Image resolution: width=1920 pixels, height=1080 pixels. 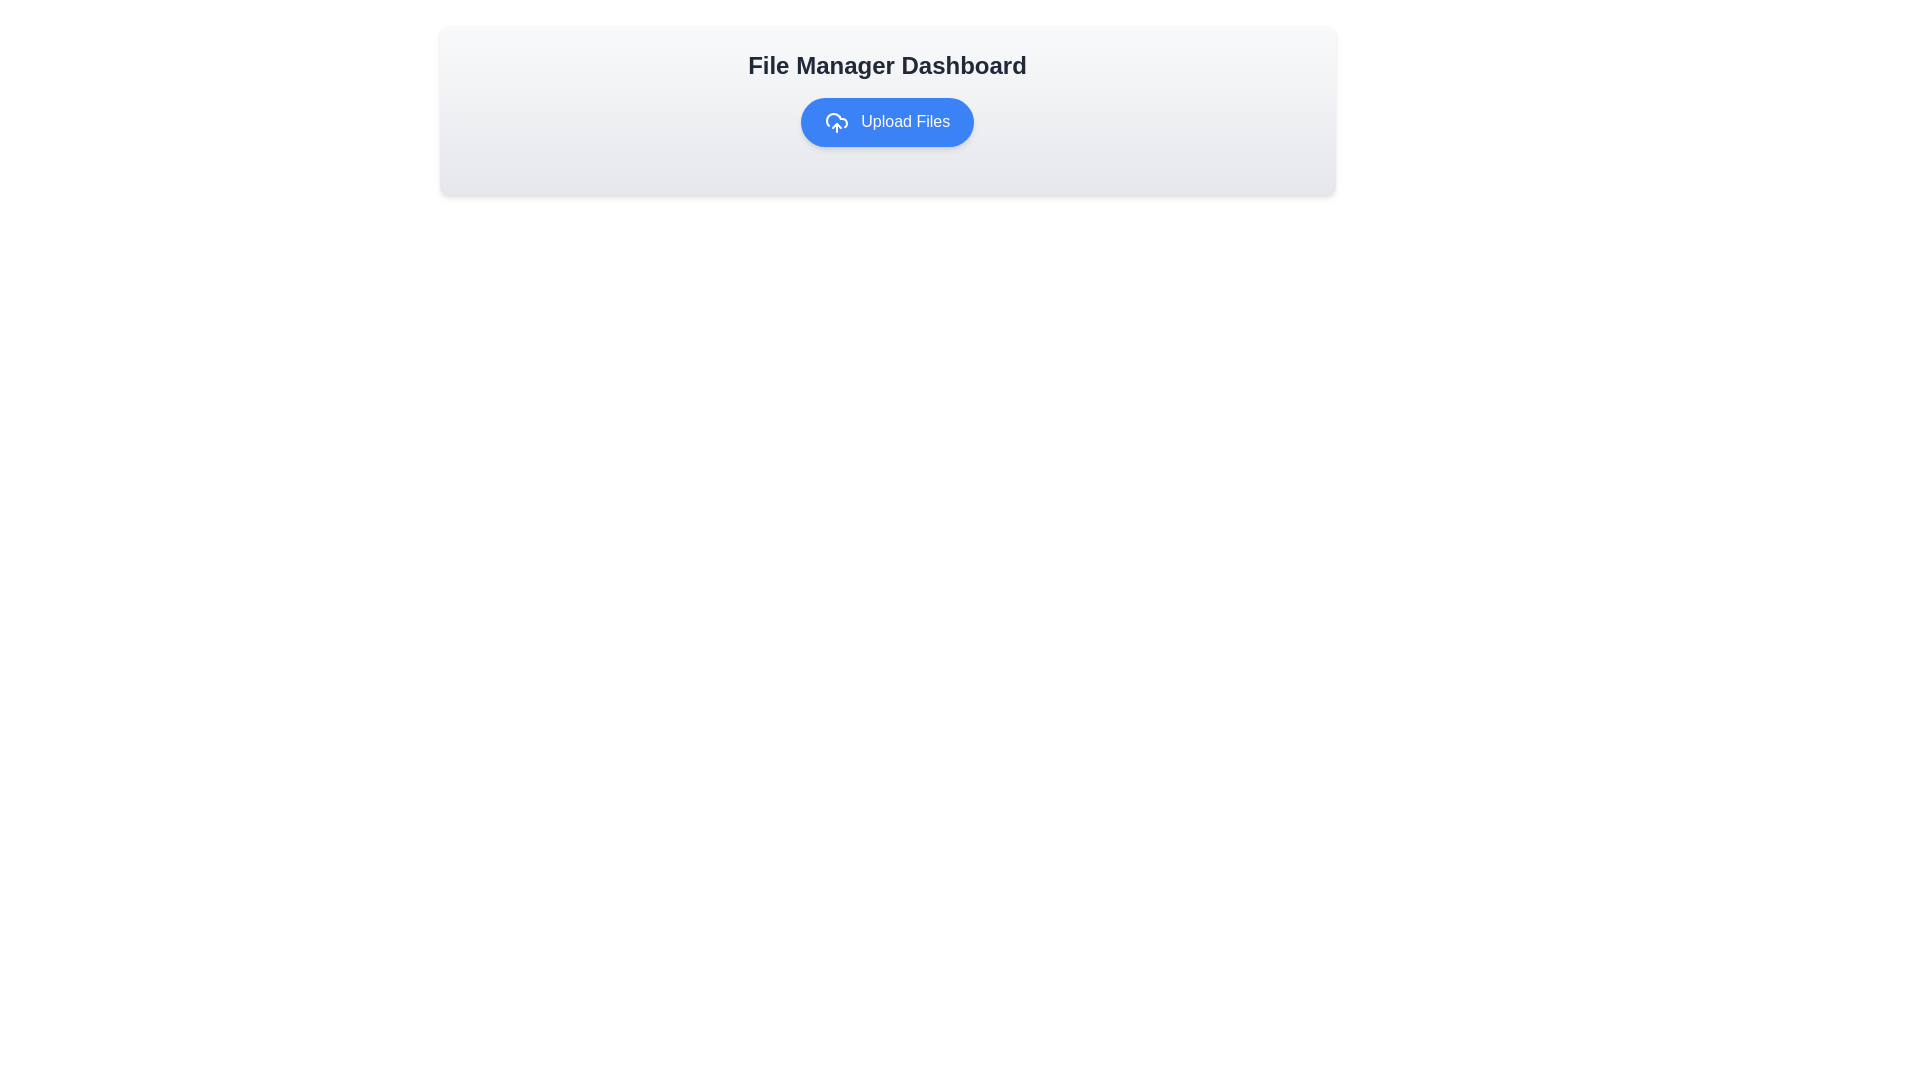 What do you see at coordinates (836, 122) in the screenshot?
I see `the cloud icon with an upward arrow inside it, located within the blue button to the left of the text 'Upload Files'` at bounding box center [836, 122].